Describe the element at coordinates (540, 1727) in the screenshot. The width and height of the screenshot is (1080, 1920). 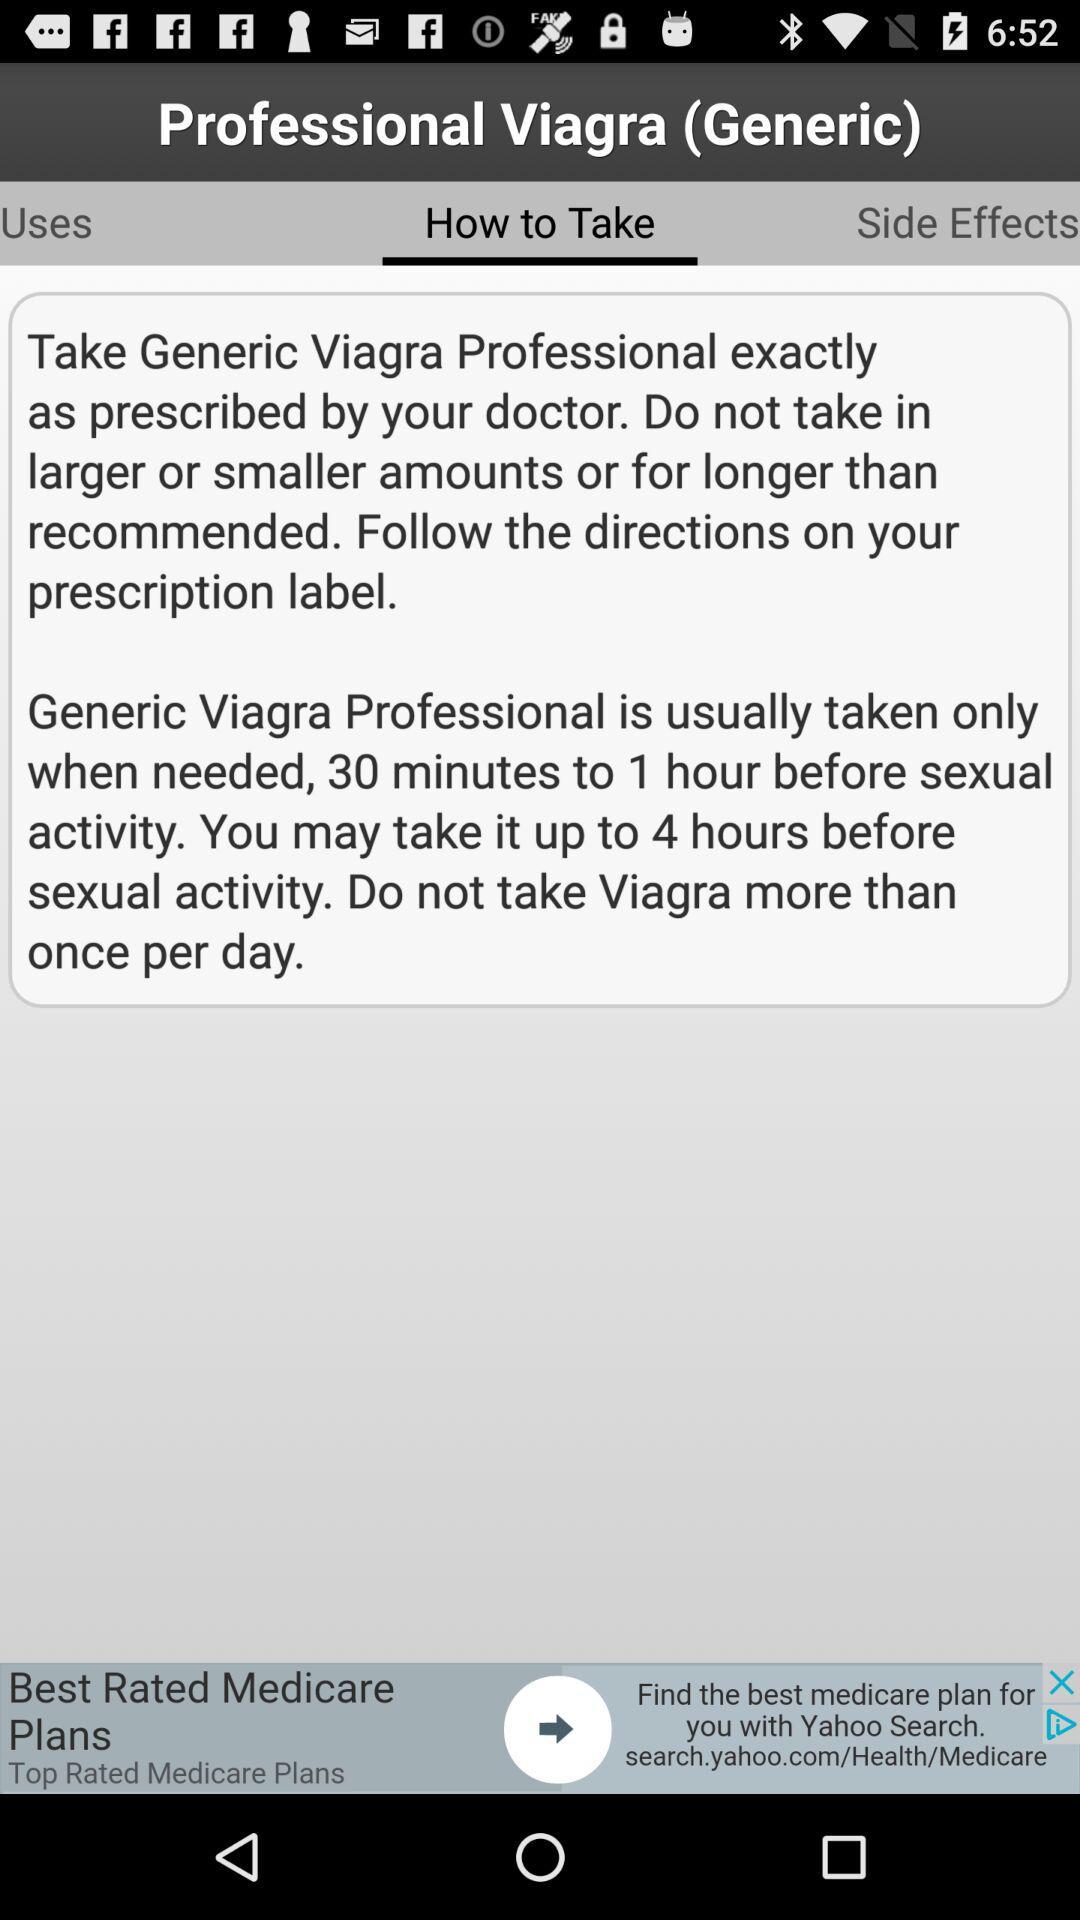
I see `advertisements` at that location.